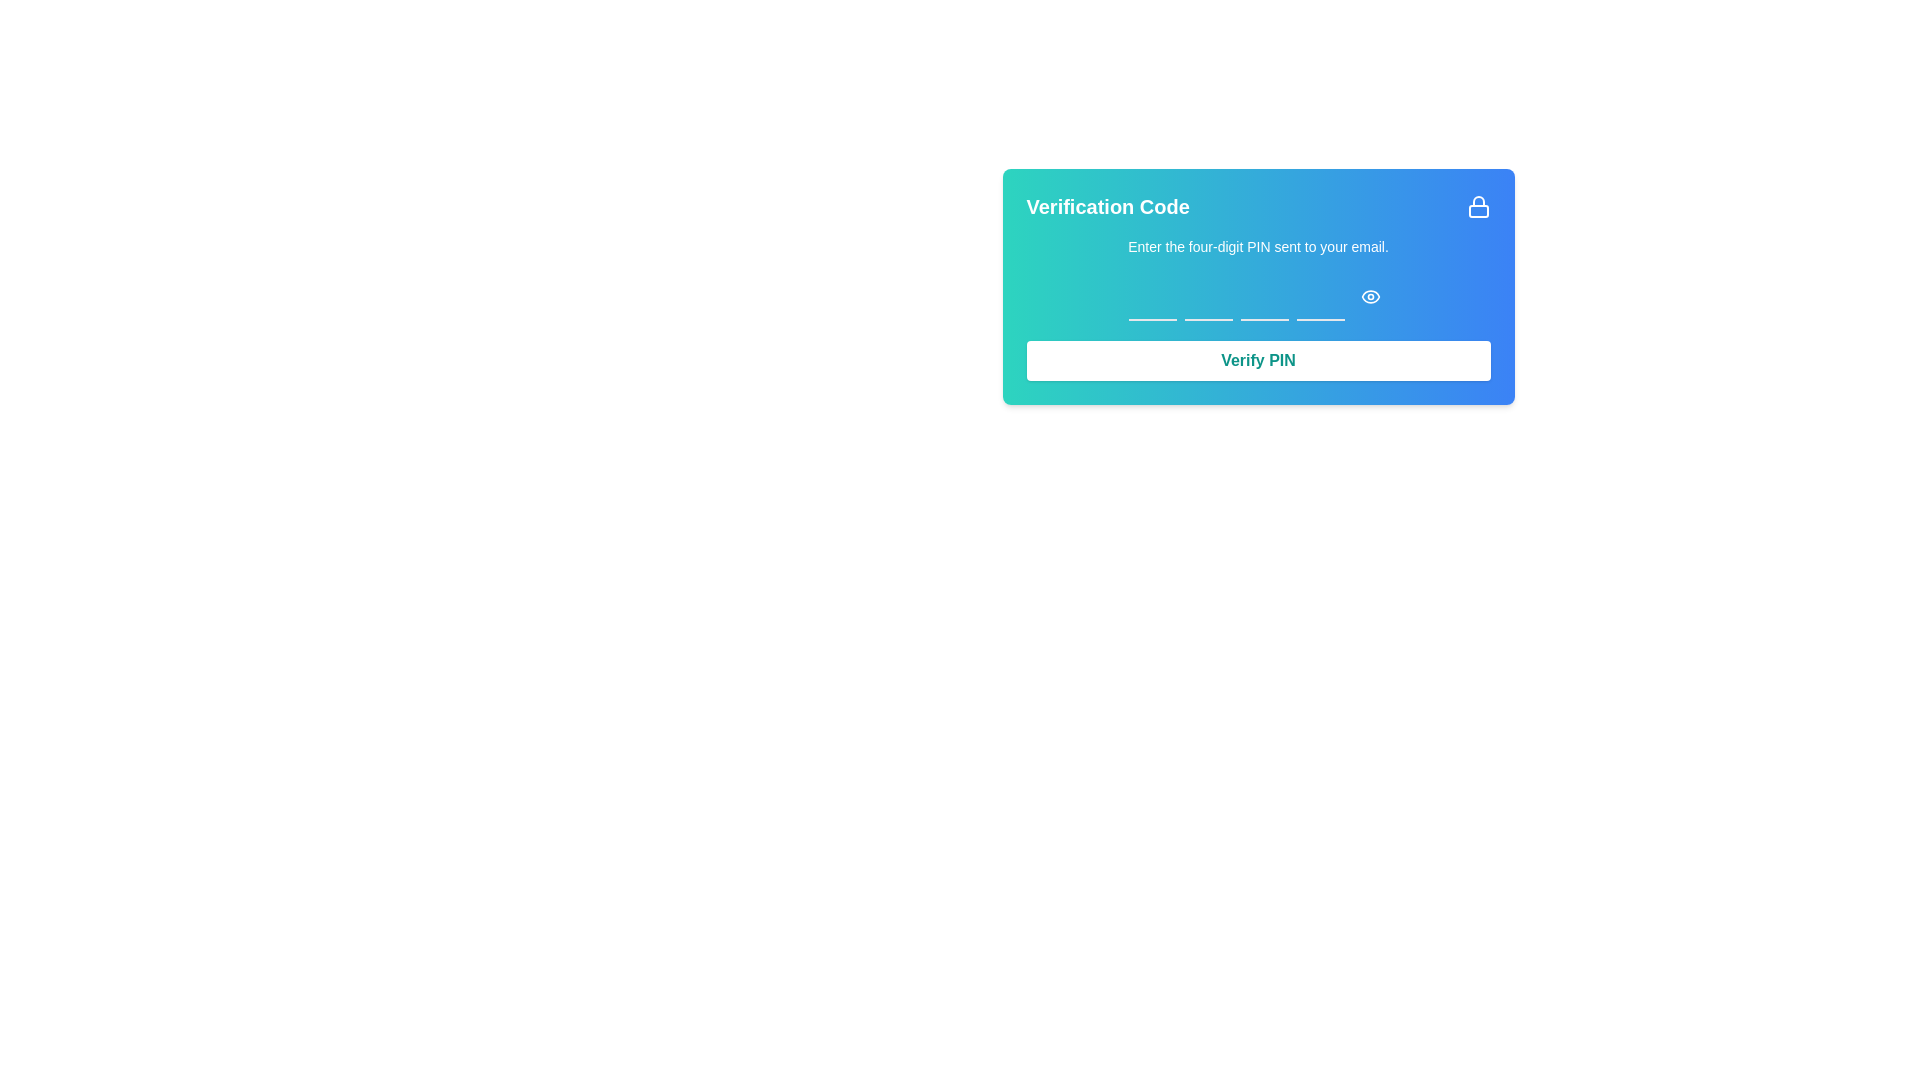  Describe the element at coordinates (1369, 297) in the screenshot. I see `the circular eye icon button located to the right of the verification code input fields` at that location.